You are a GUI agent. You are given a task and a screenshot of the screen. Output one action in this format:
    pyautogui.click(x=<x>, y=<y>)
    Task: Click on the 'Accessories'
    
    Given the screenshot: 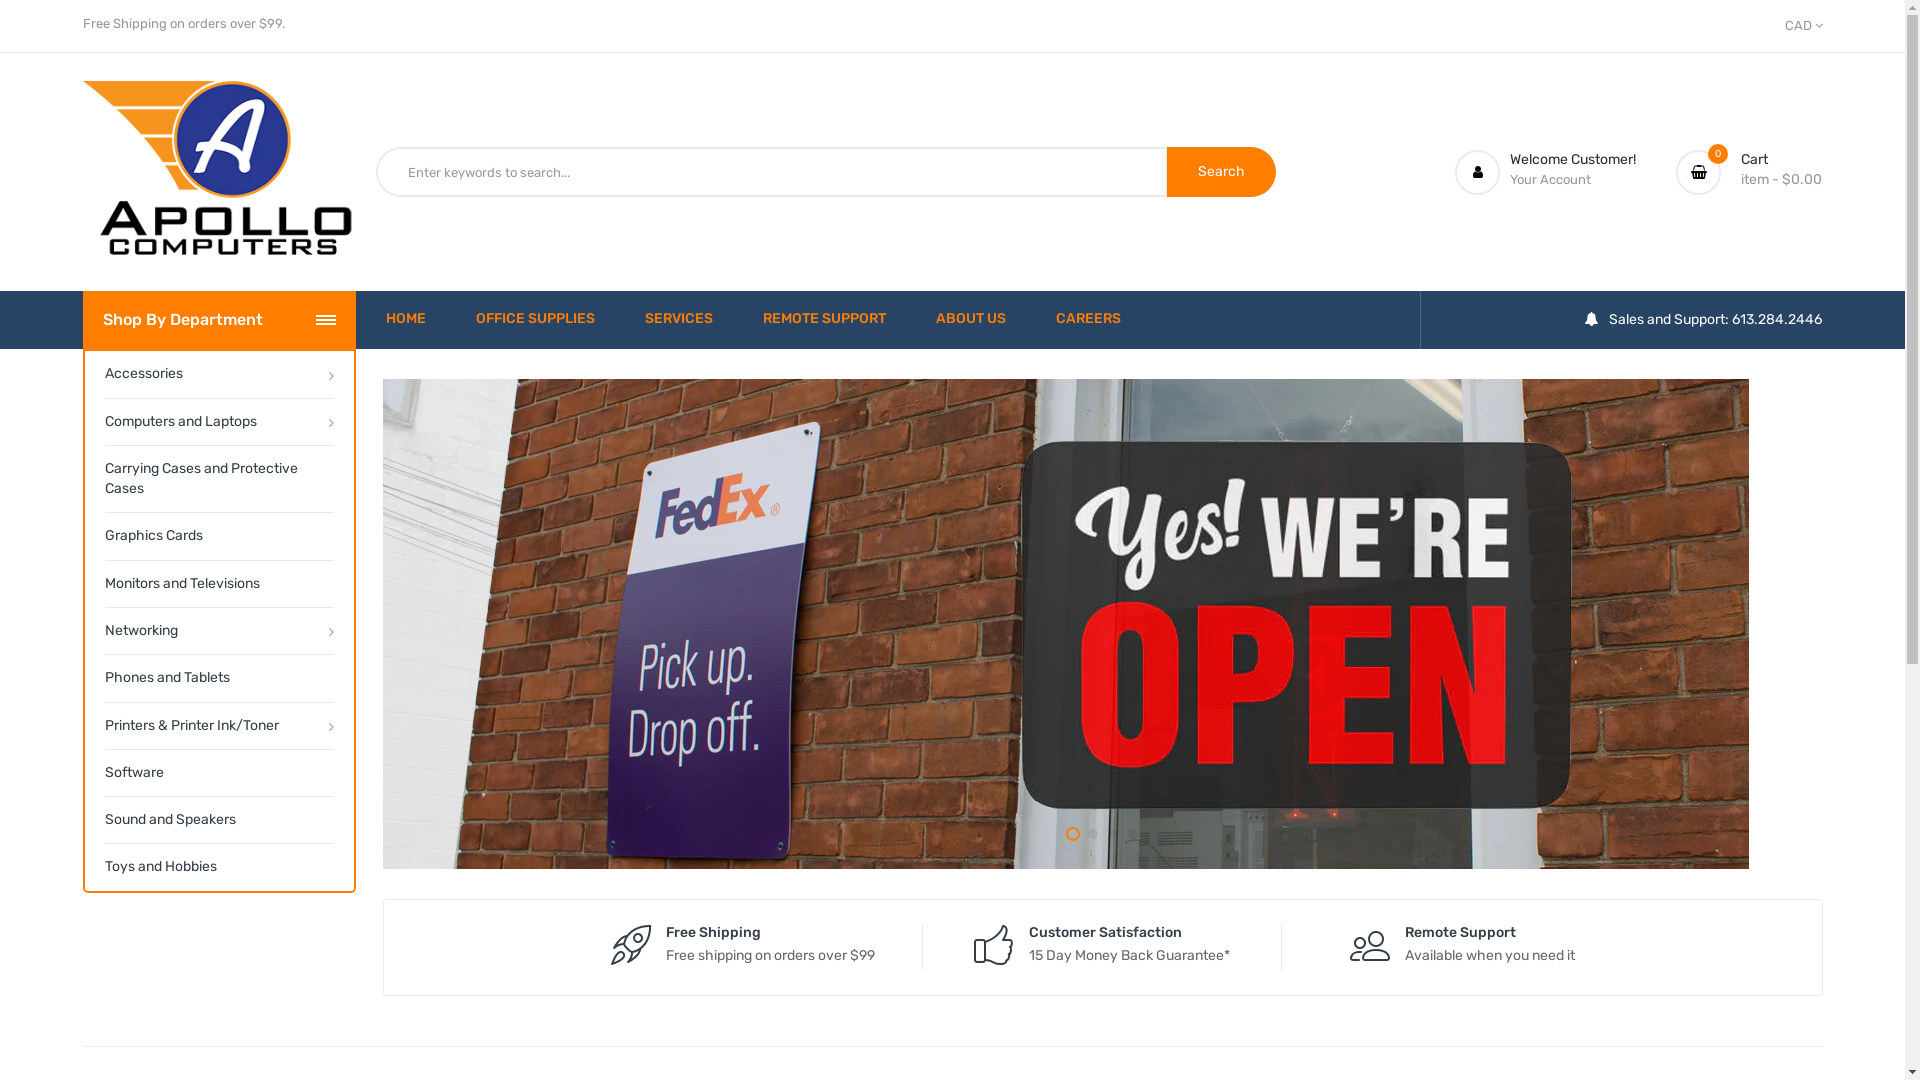 What is the action you would take?
    pyautogui.click(x=218, y=374)
    